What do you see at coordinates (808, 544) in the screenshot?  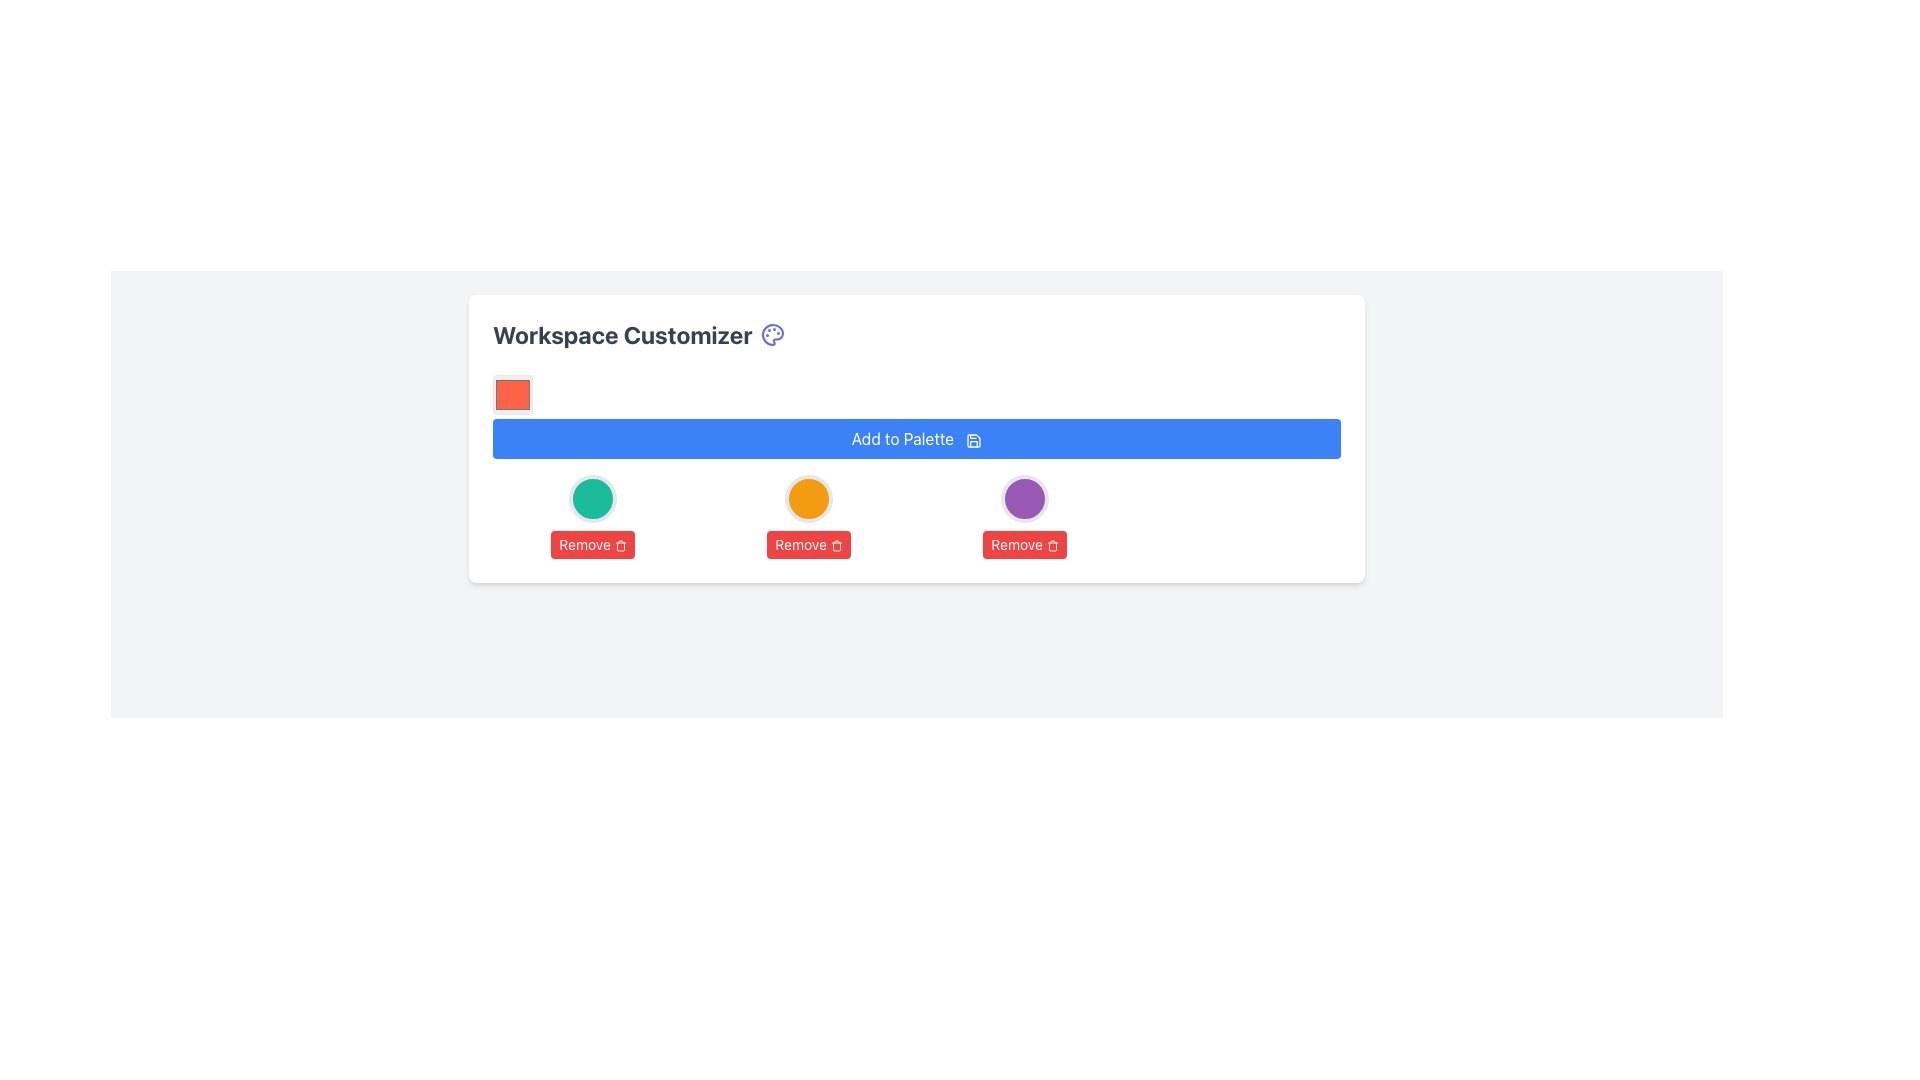 I see `the second button from the left, which is designed` at bounding box center [808, 544].